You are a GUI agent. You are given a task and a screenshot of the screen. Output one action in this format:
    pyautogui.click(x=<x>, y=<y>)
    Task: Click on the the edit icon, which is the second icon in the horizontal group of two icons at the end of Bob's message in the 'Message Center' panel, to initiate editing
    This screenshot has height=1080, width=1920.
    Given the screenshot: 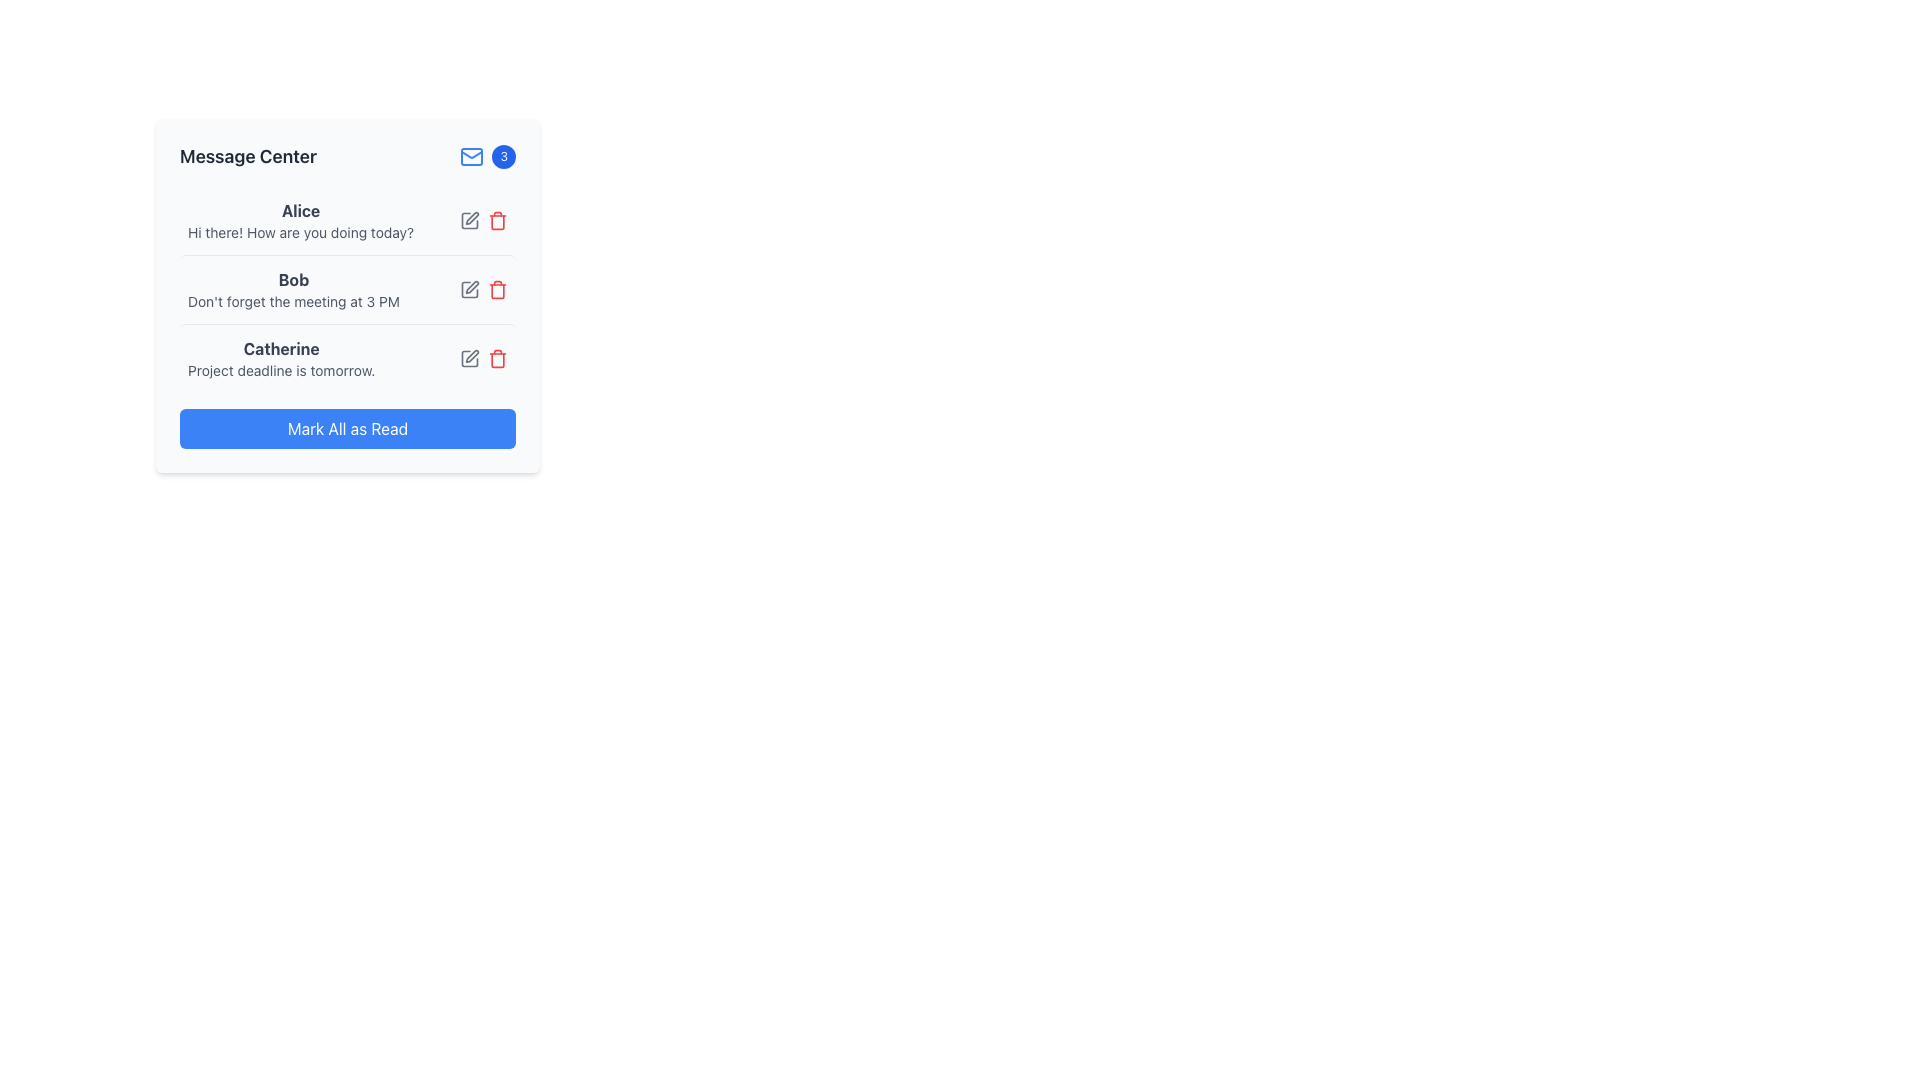 What is the action you would take?
    pyautogui.click(x=471, y=218)
    